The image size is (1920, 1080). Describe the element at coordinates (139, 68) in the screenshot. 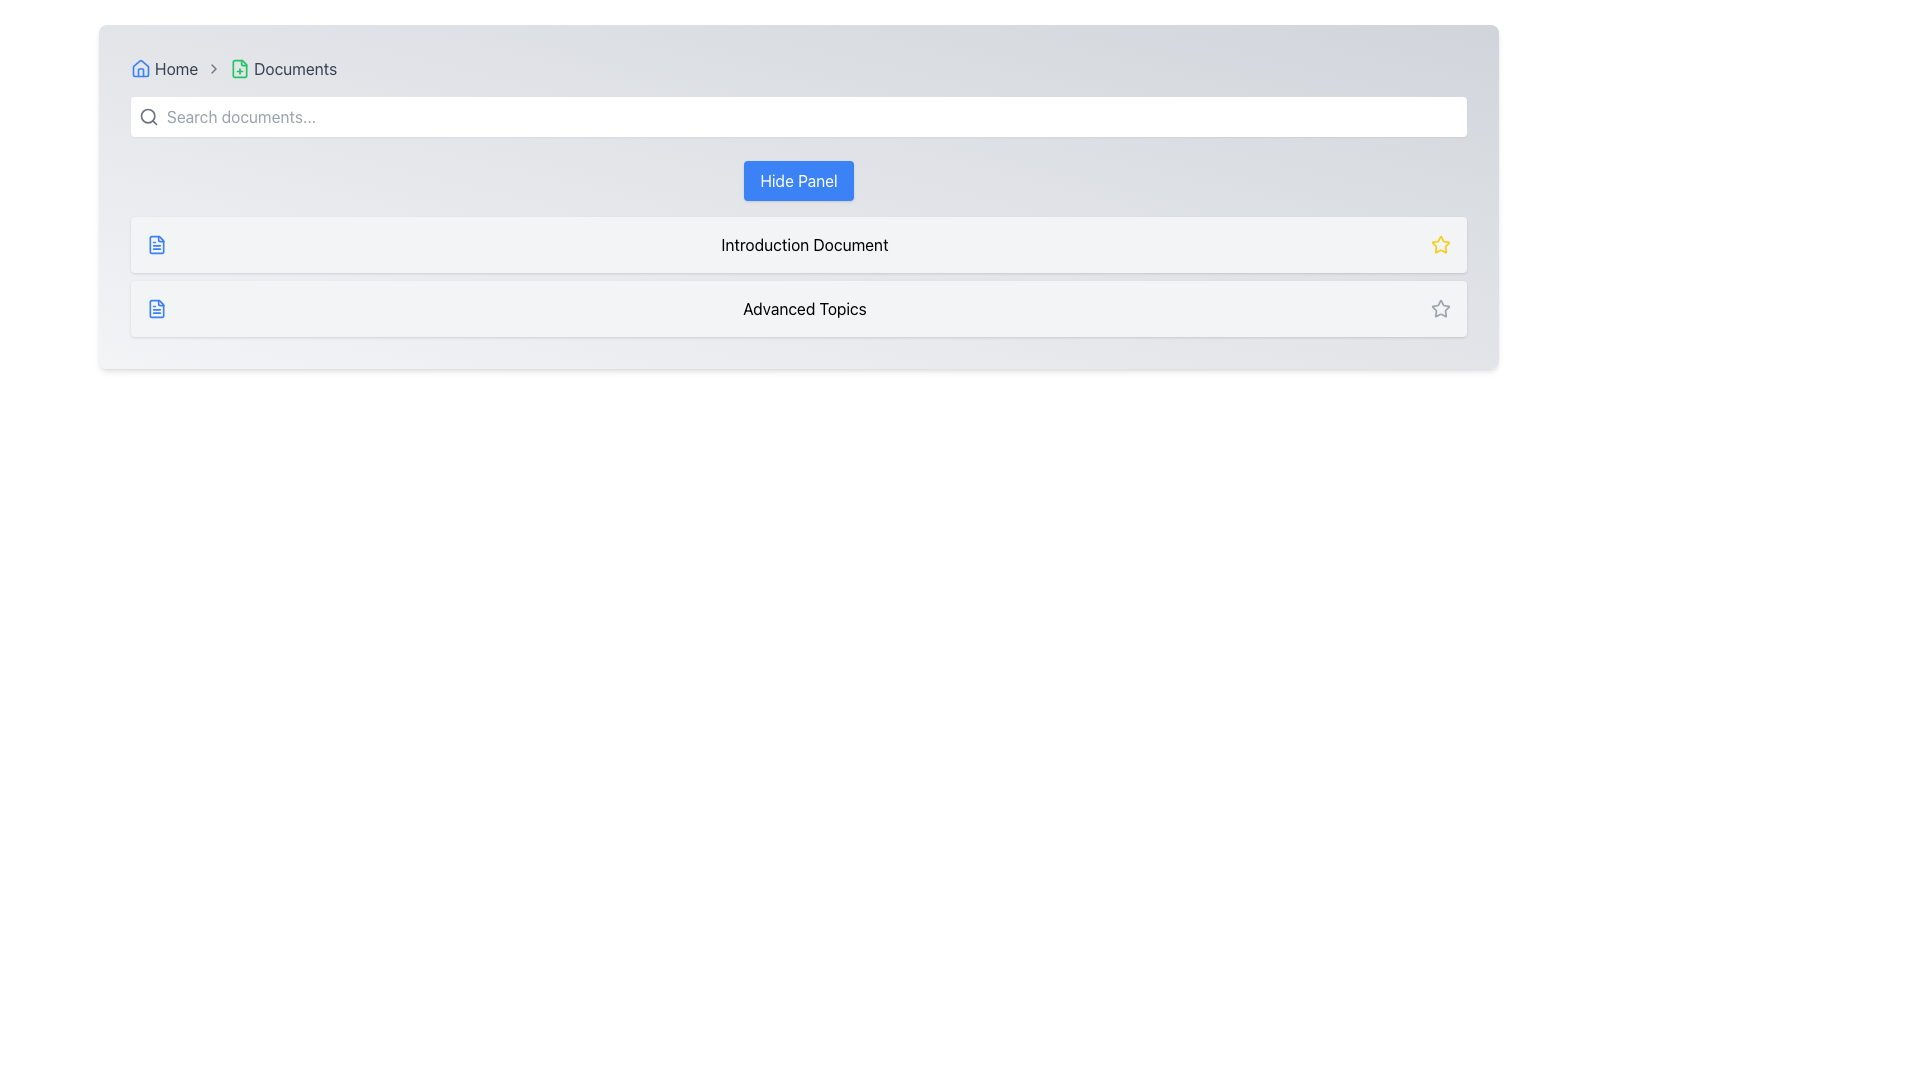

I see `the house-shaped icon with a blue-tinted outline in the breadcrumb navigation bar` at that location.